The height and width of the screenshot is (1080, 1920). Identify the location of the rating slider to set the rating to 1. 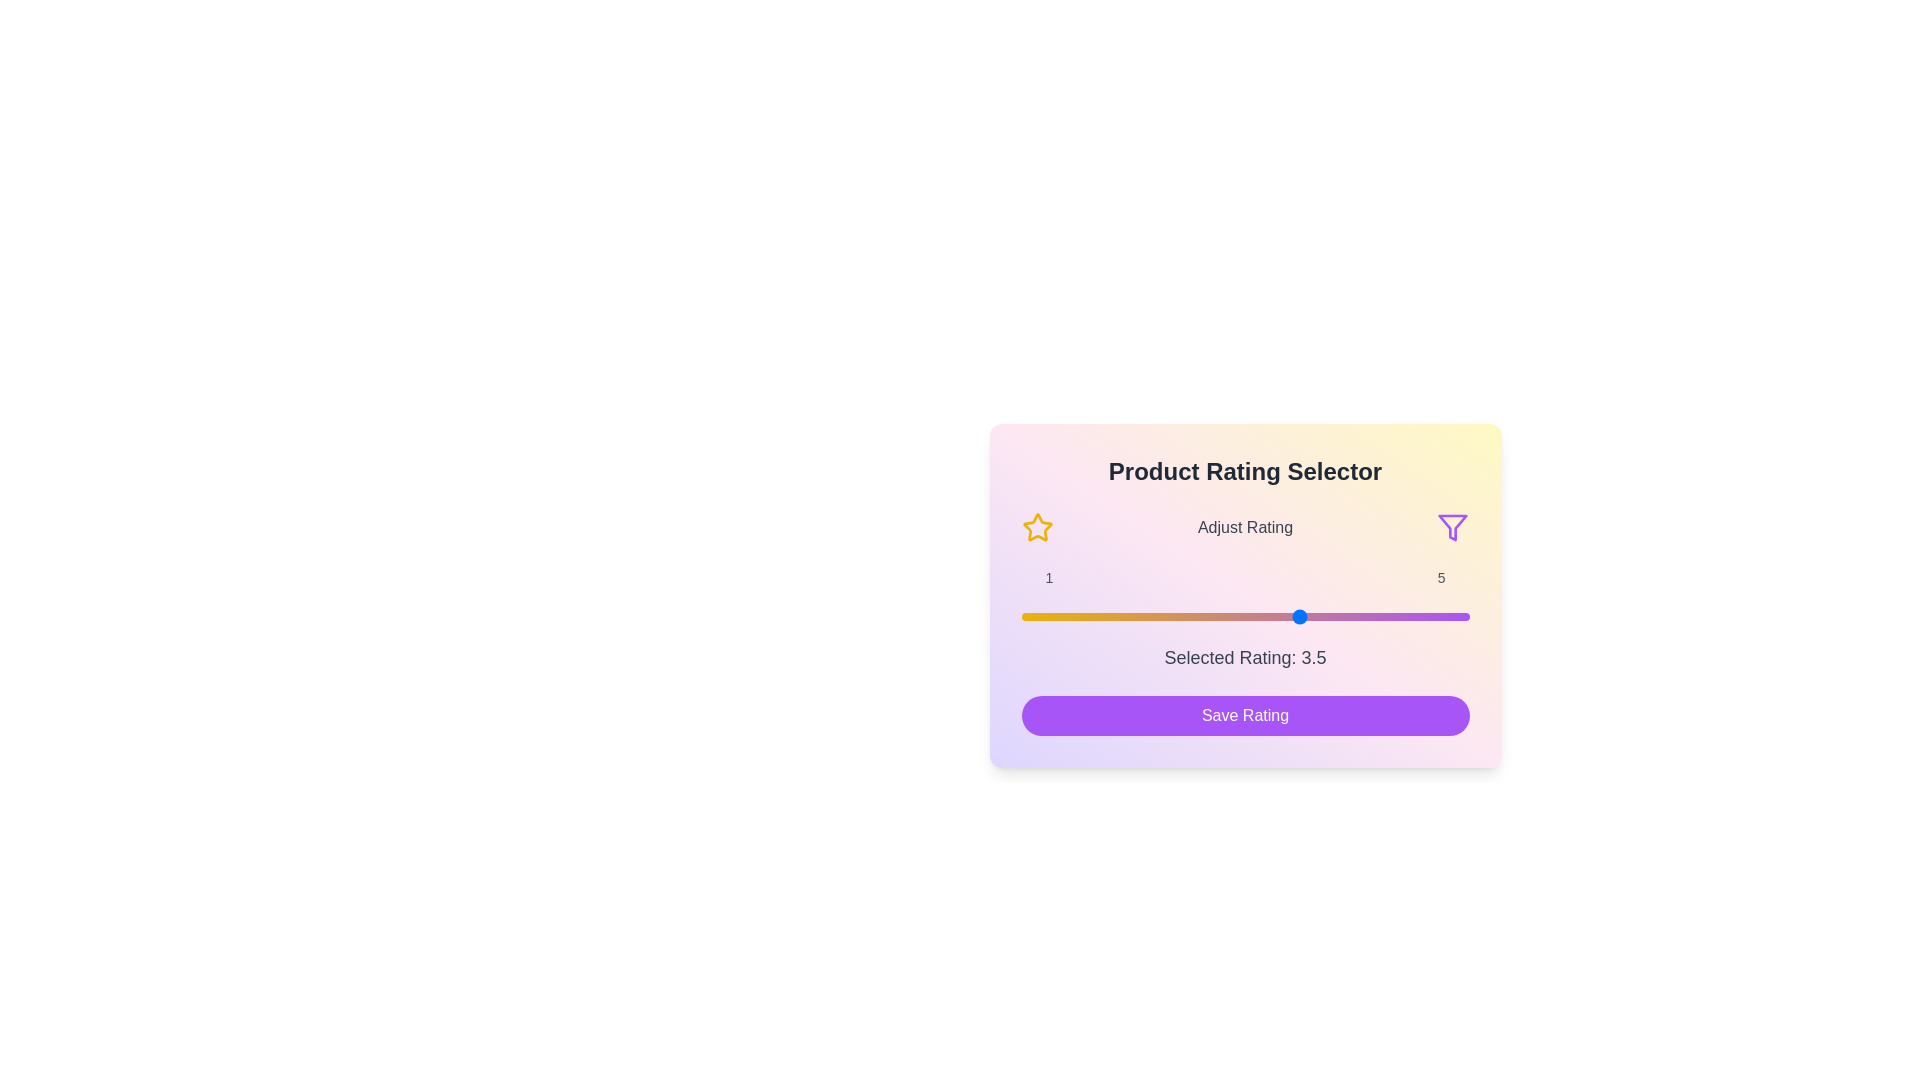
(1021, 616).